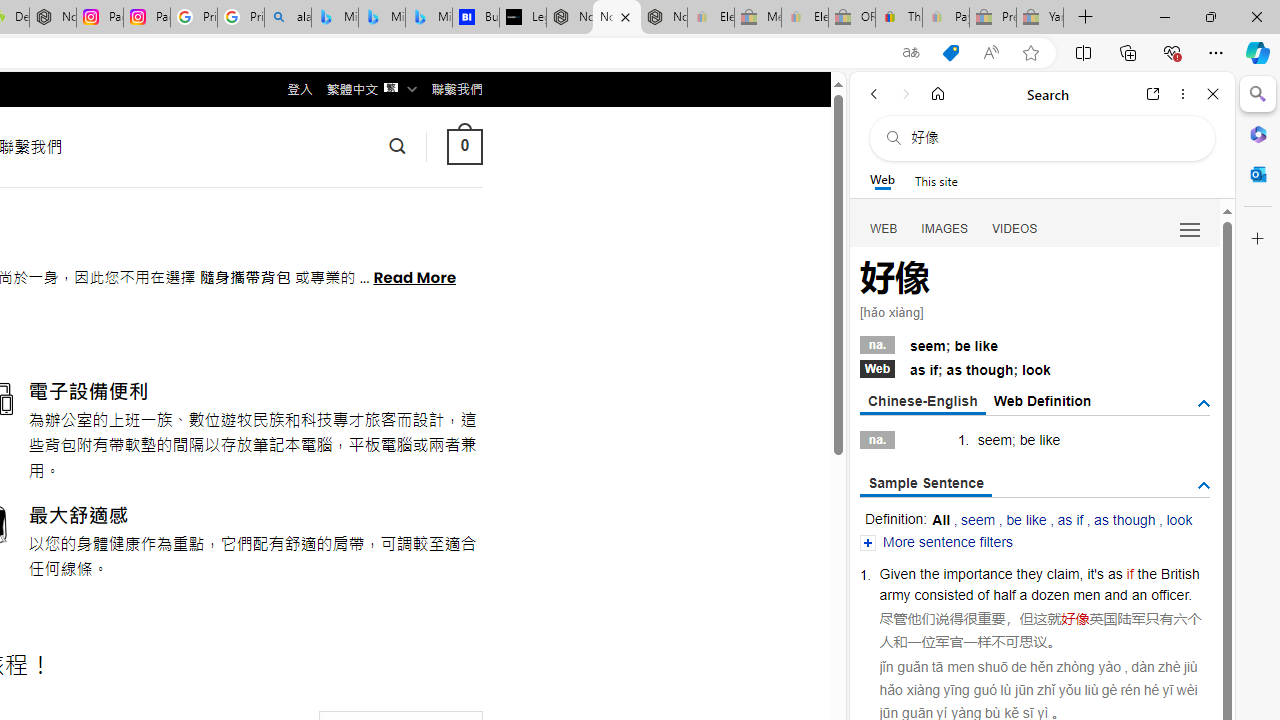  What do you see at coordinates (883, 227) in the screenshot?
I see `'Search Filter, WEB'` at bounding box center [883, 227].